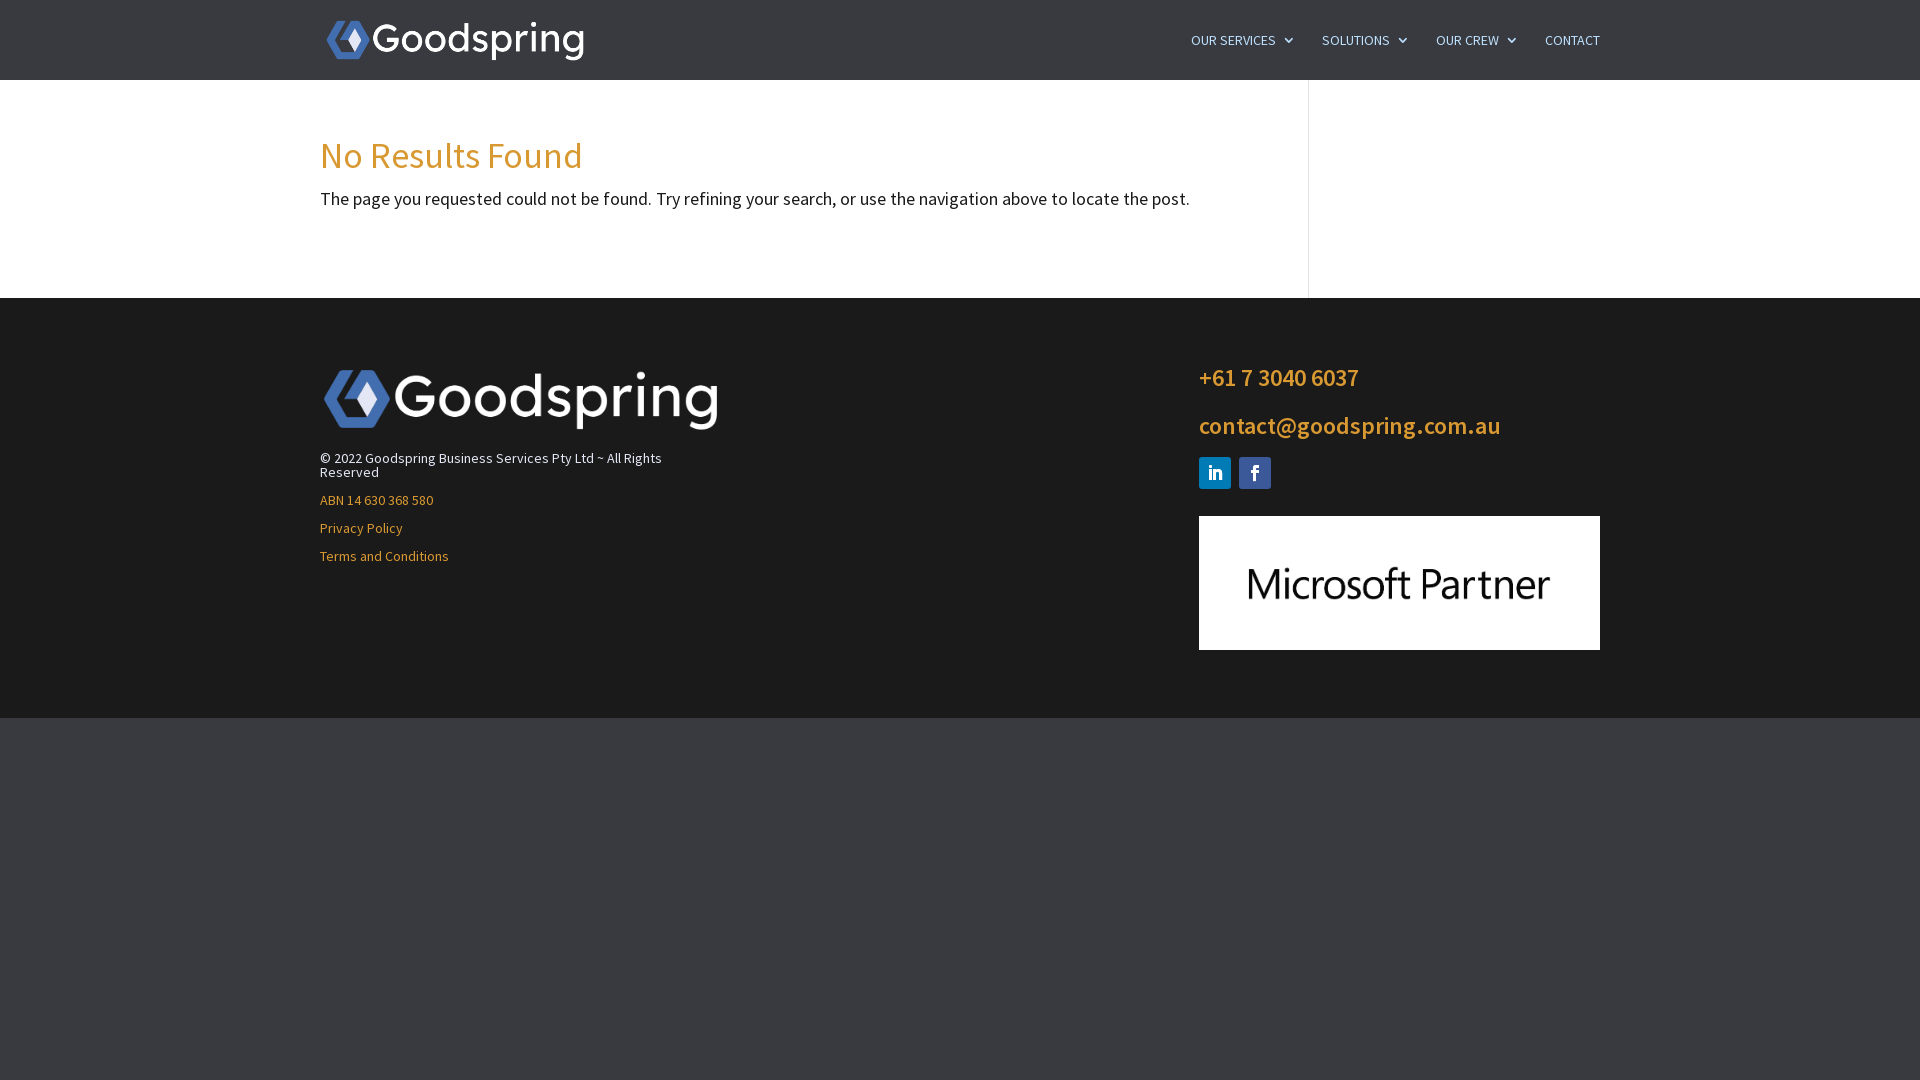 This screenshot has width=1920, height=1080. I want to click on 'Follow on Facebook', so click(1253, 473).